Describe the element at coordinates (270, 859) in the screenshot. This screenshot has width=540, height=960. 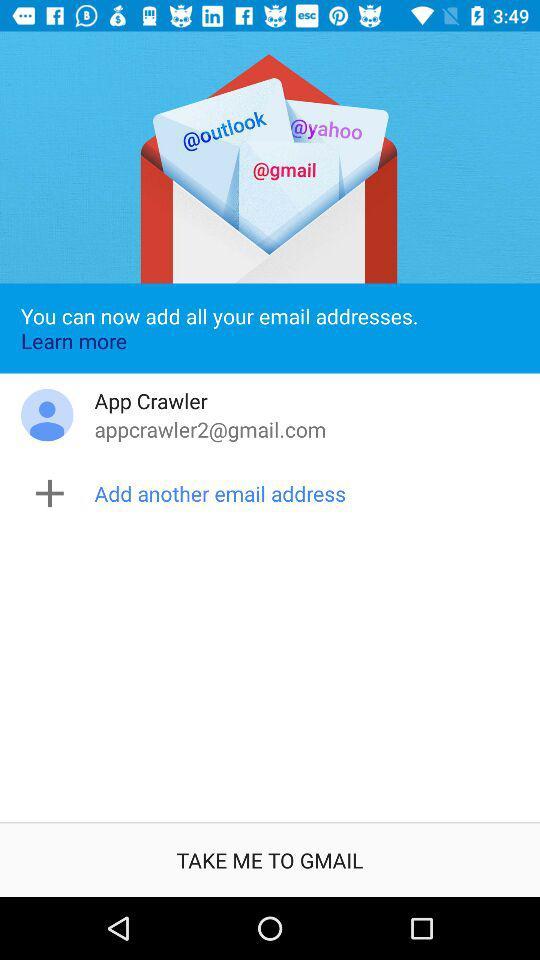
I see `the take me to icon` at that location.